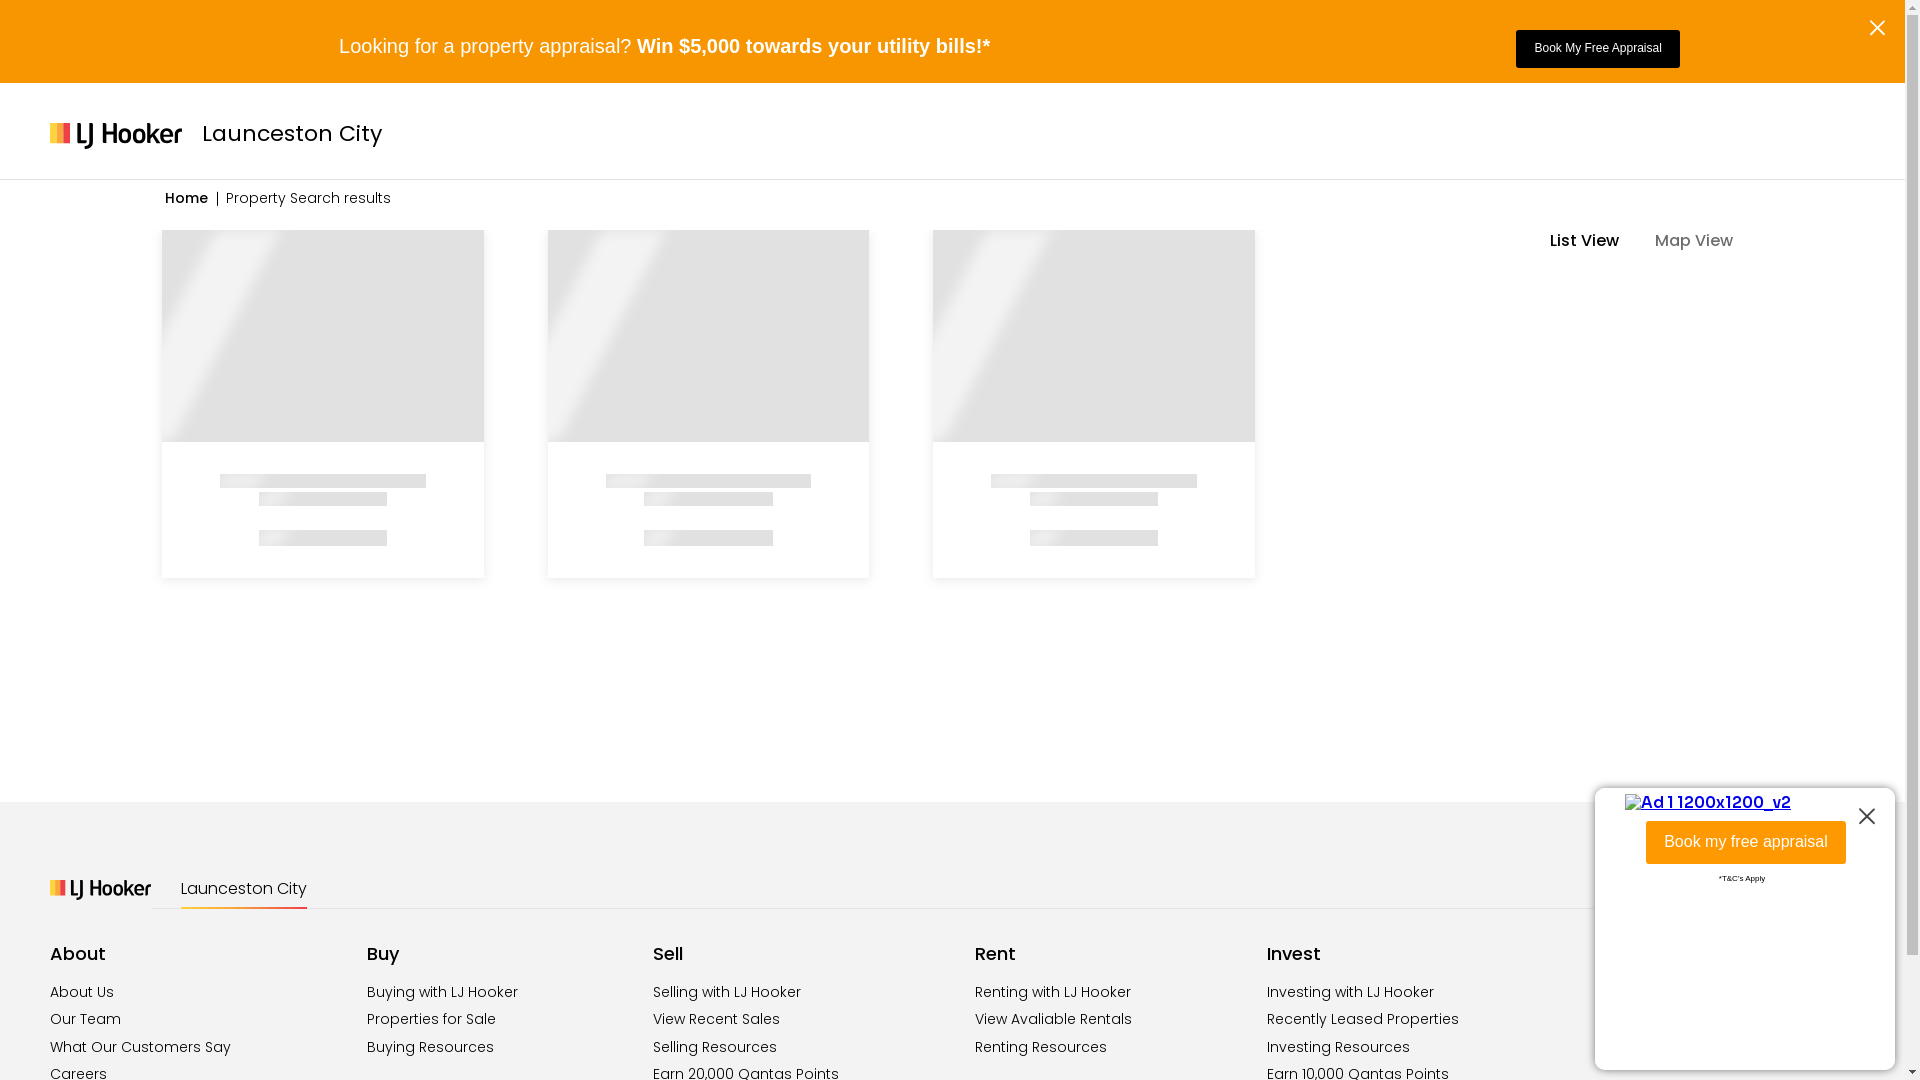 The image size is (1920, 1080). What do you see at coordinates (441, 991) in the screenshot?
I see `'Buying with LJ Hooker'` at bounding box center [441, 991].